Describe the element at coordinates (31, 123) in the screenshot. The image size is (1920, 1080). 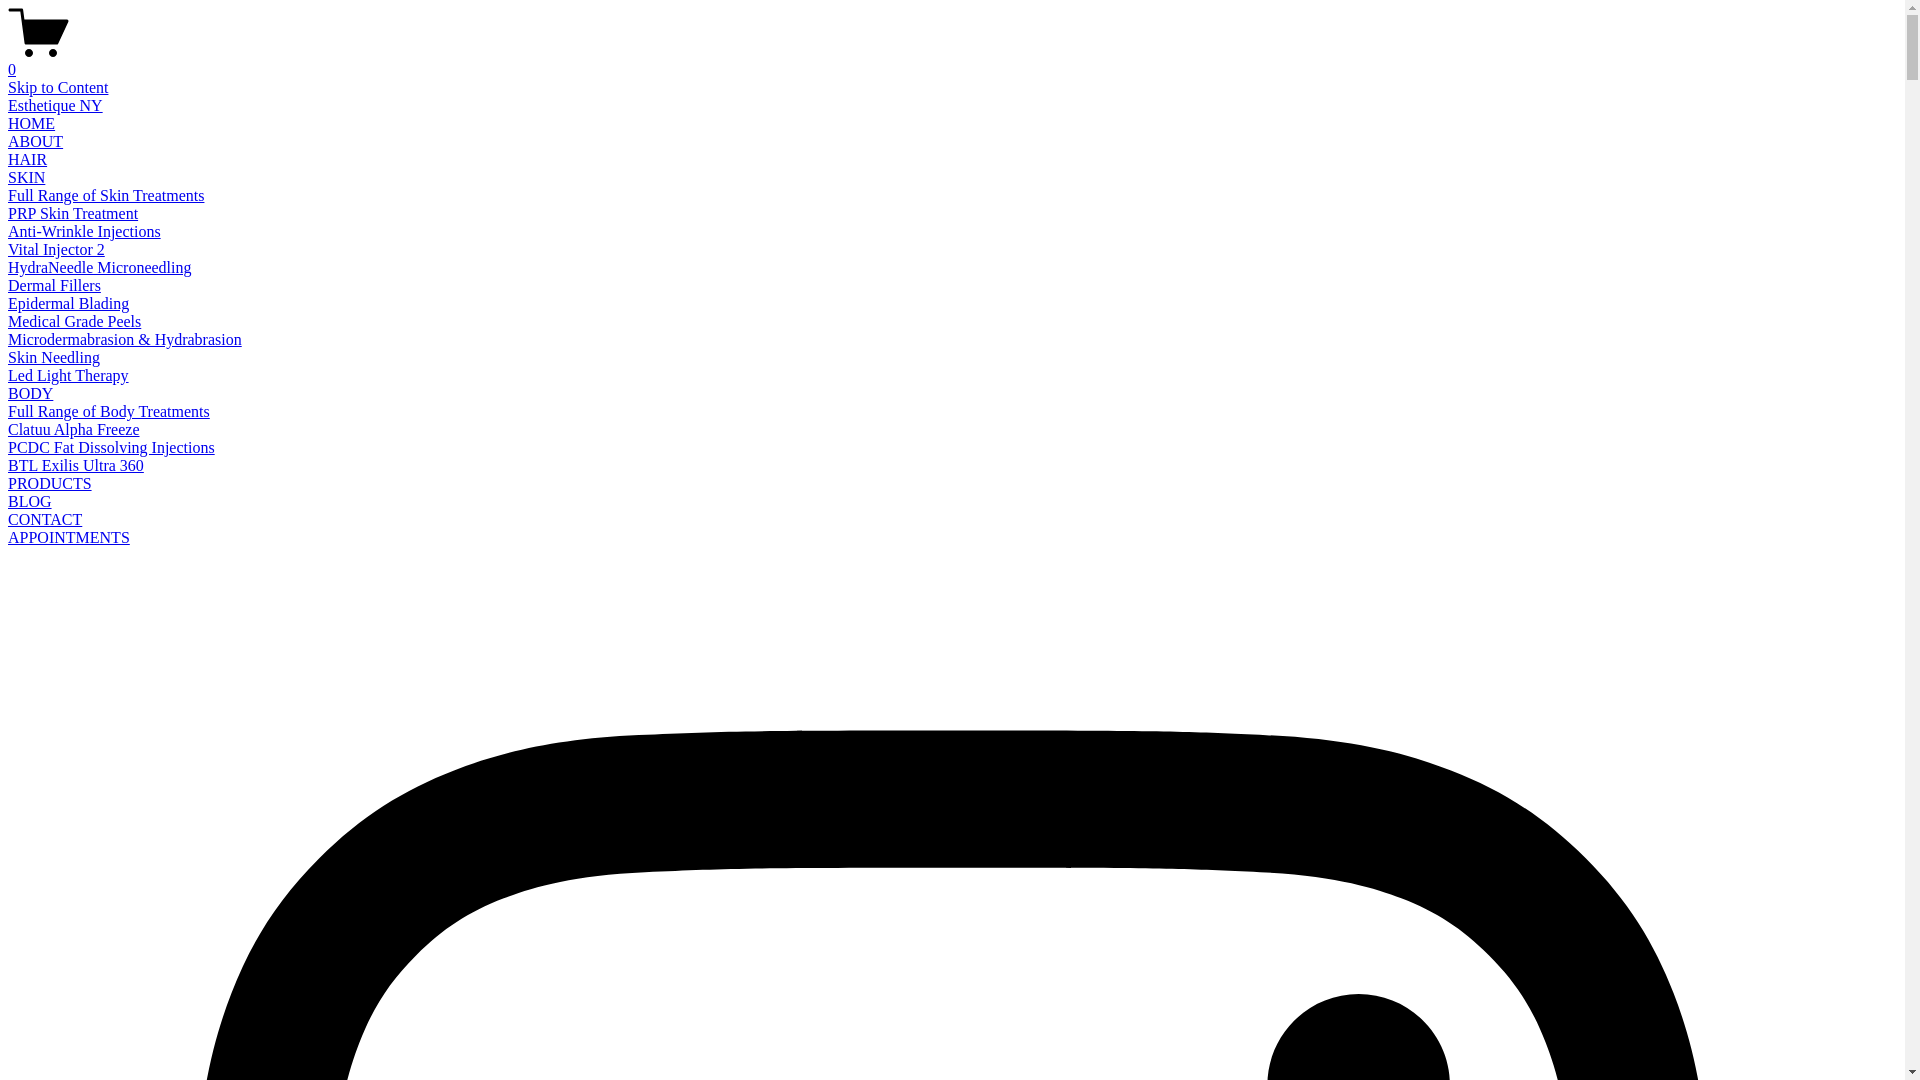
I see `'HOME'` at that location.